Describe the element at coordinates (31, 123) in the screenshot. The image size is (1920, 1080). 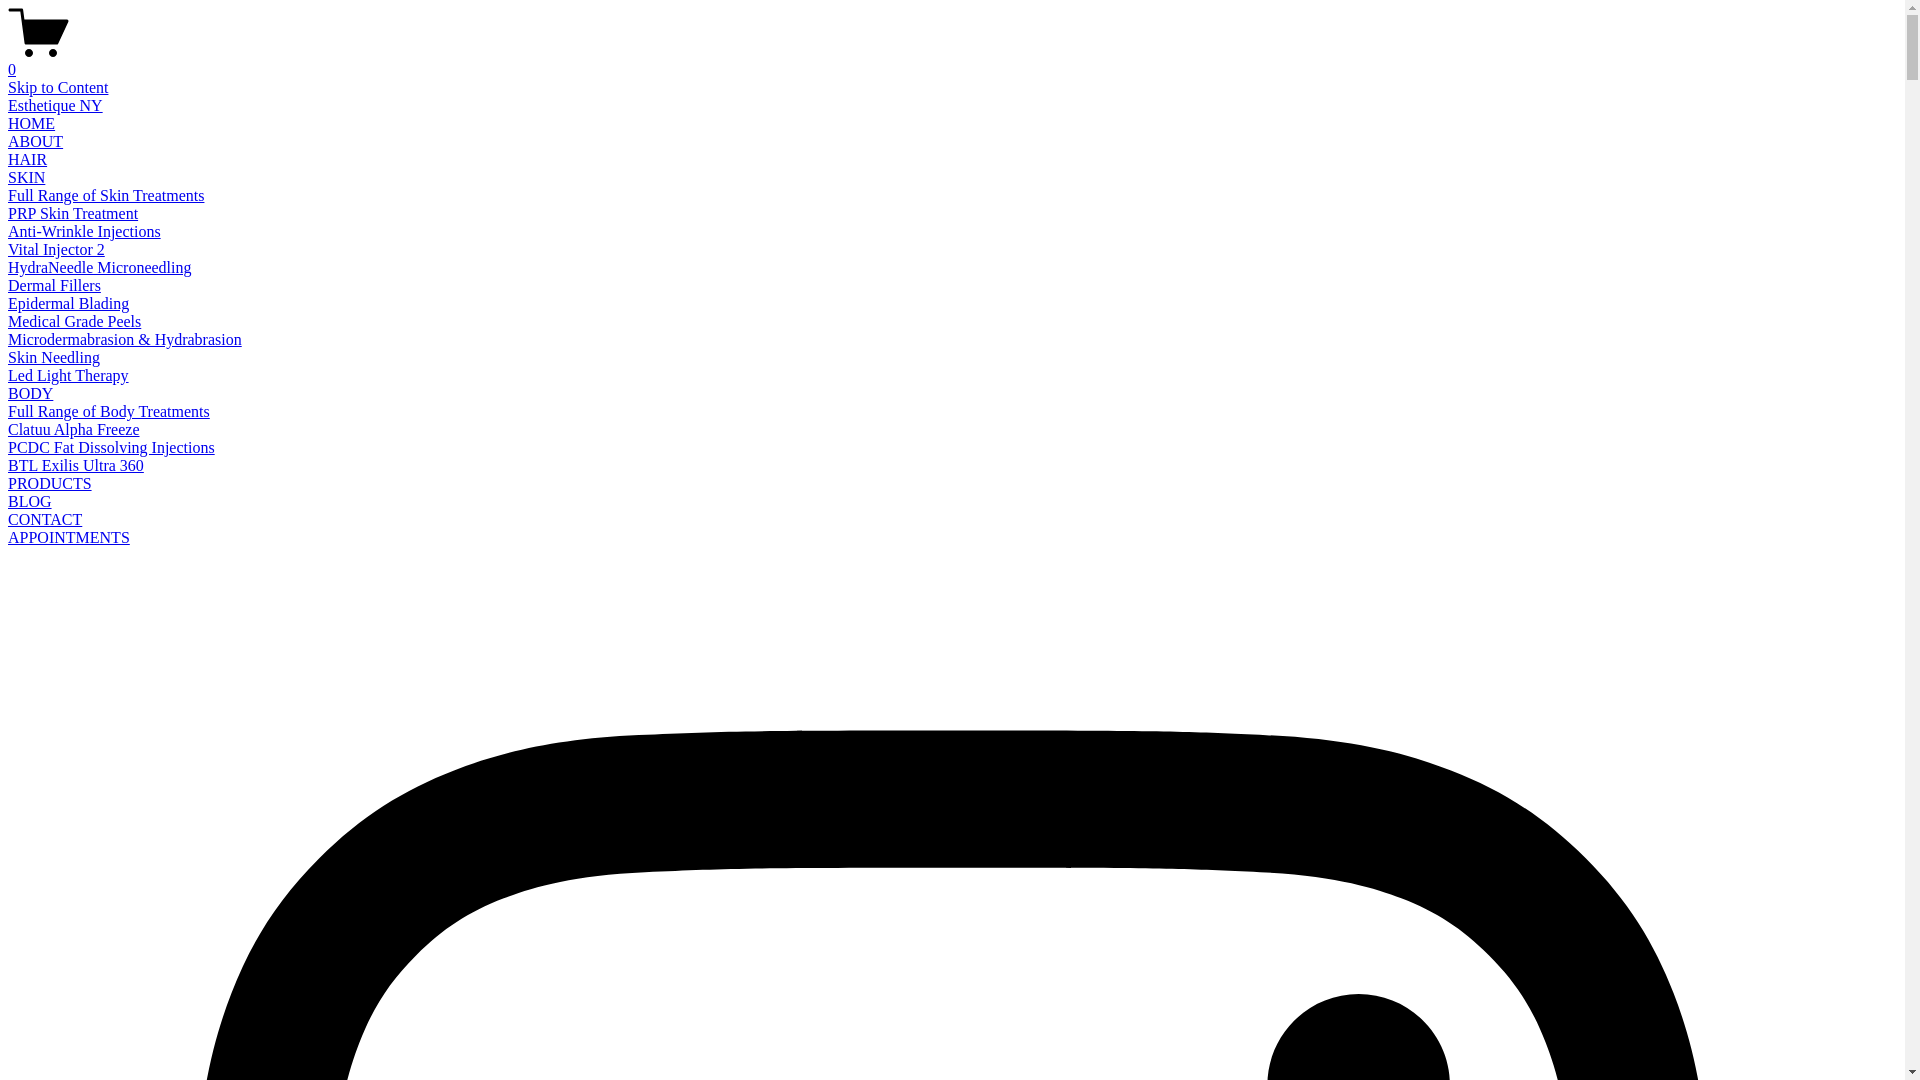
I see `'HOME'` at that location.